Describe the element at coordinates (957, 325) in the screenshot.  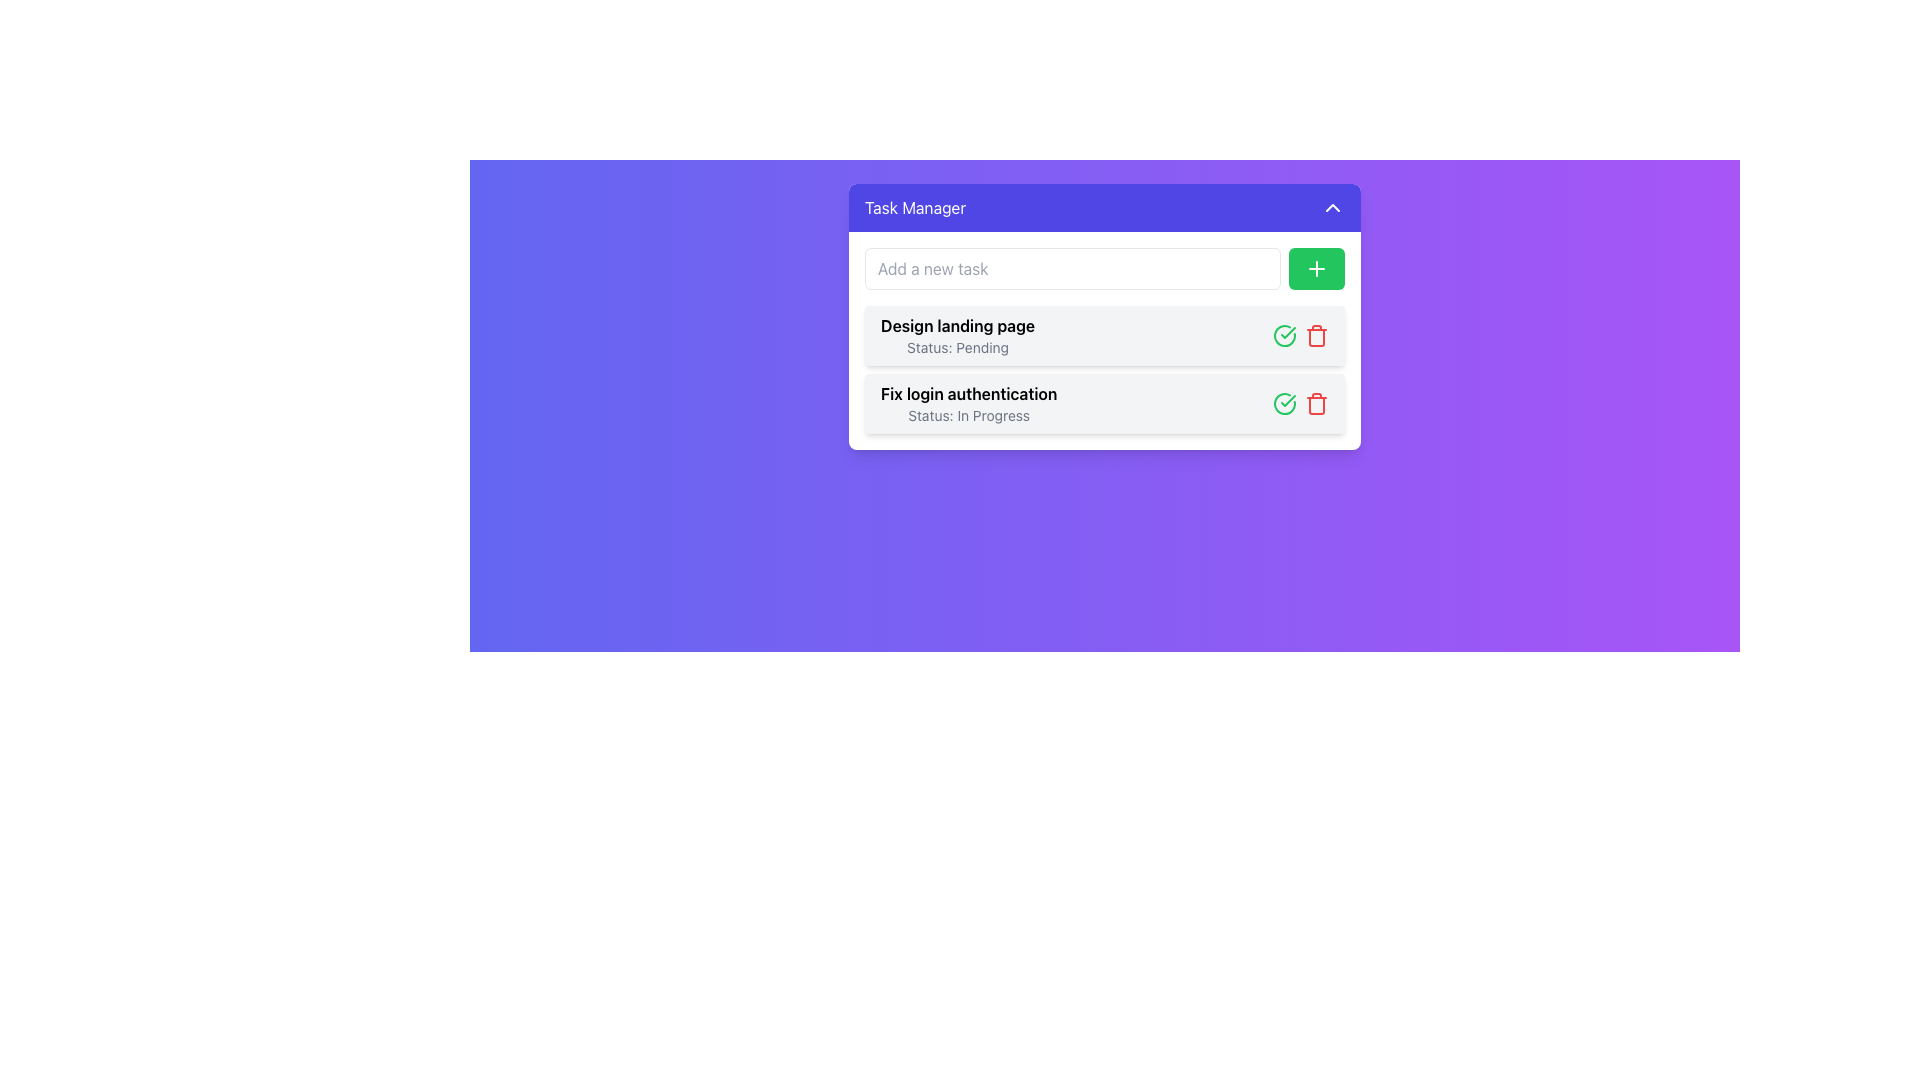
I see `the text label displaying 'Design landing page', which is bold and positioned above 'Status: Pending' in the task manager interface` at that location.